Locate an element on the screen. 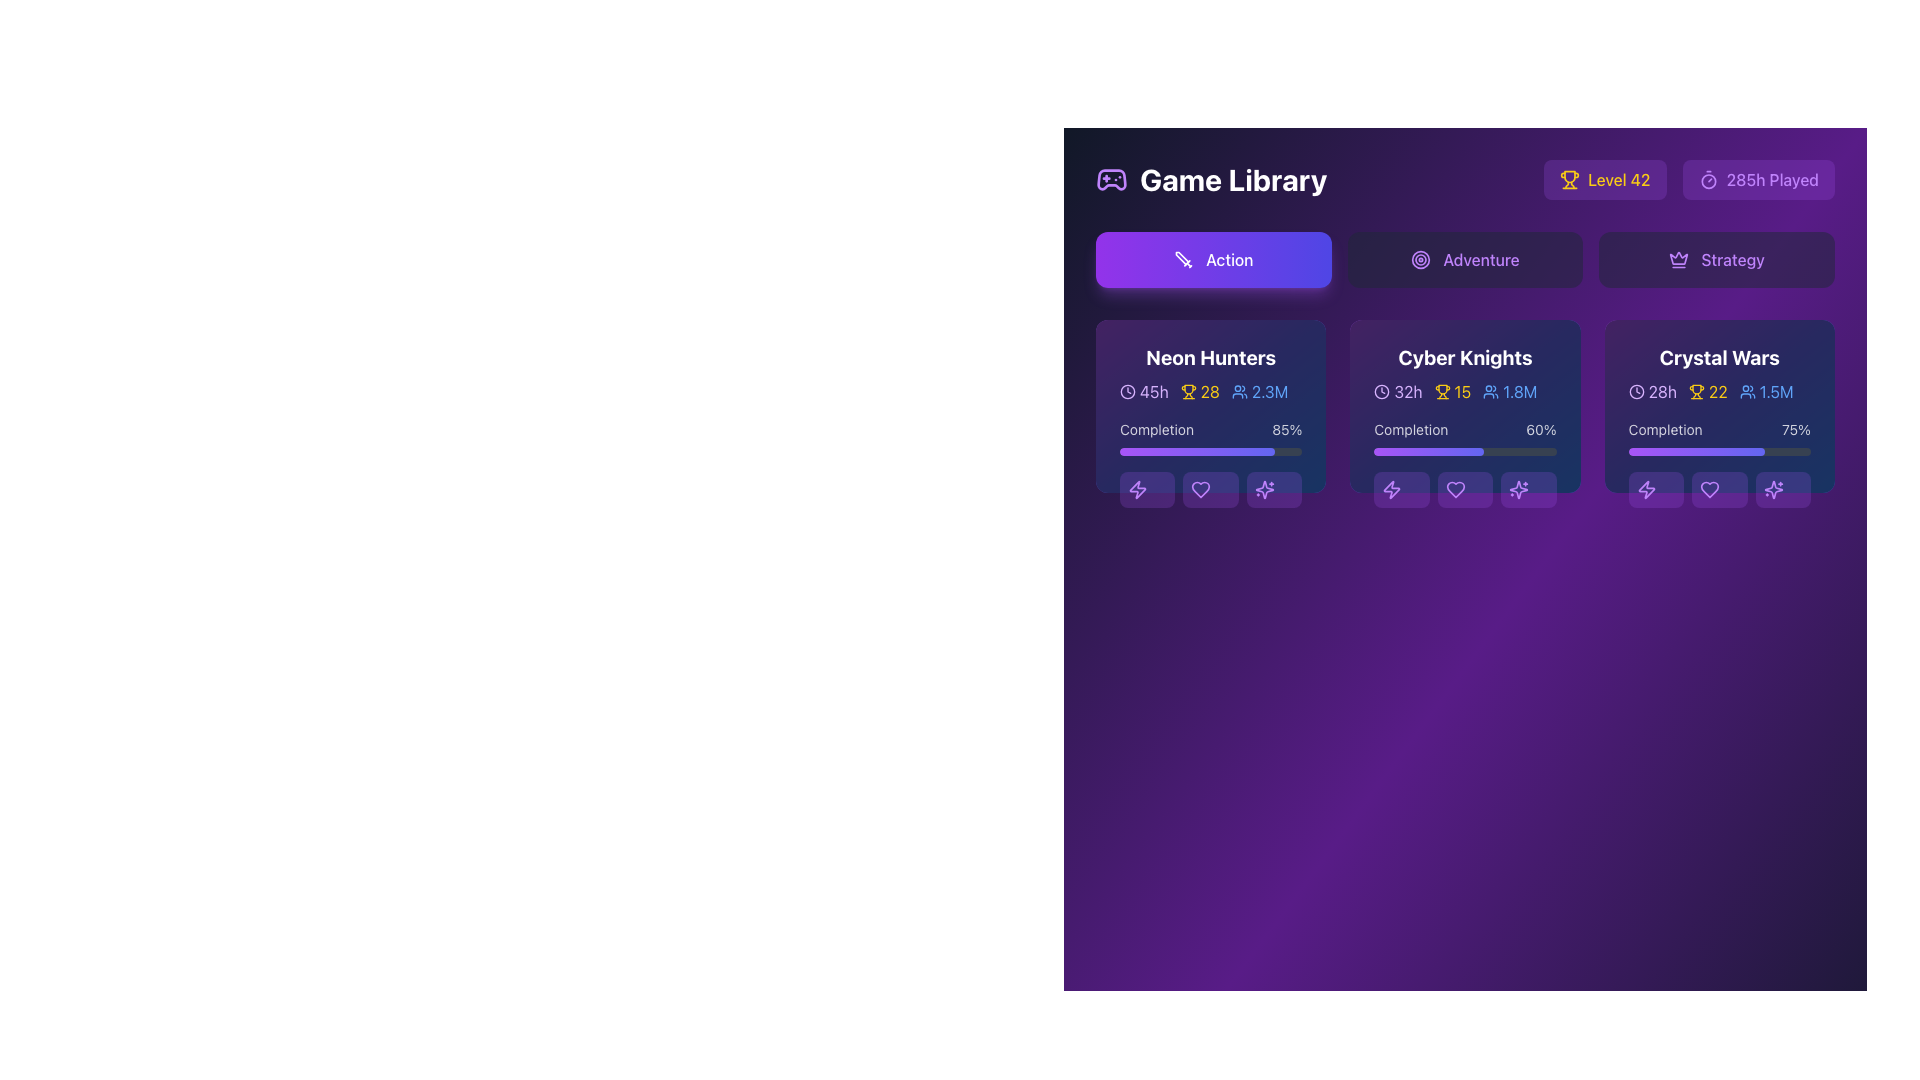 The image size is (1920, 1080). the first button/icon with a lightning bolt design in the 'Neon Hunters' panel is located at coordinates (1137, 489).